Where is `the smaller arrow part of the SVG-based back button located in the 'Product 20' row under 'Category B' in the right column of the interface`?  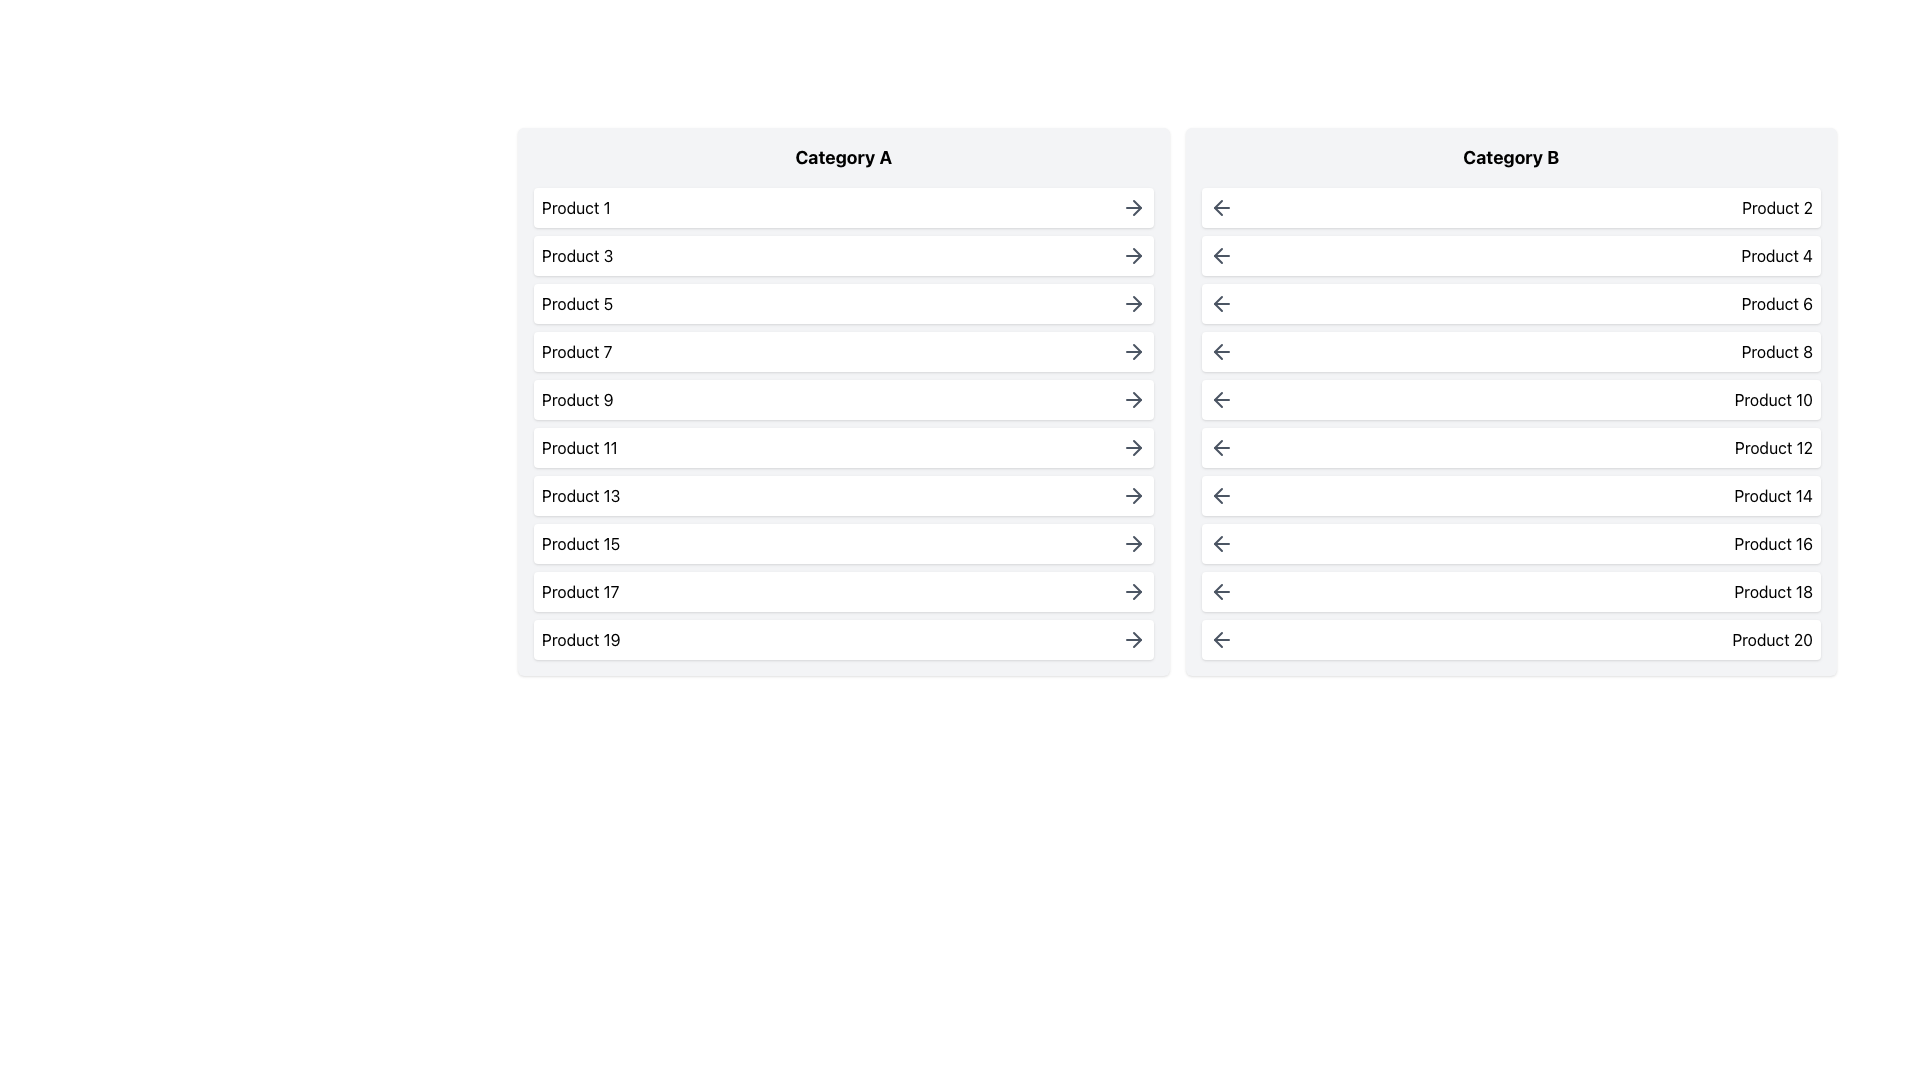 the smaller arrow part of the SVG-based back button located in the 'Product 20' row under 'Category B' in the right column of the interface is located at coordinates (1217, 640).